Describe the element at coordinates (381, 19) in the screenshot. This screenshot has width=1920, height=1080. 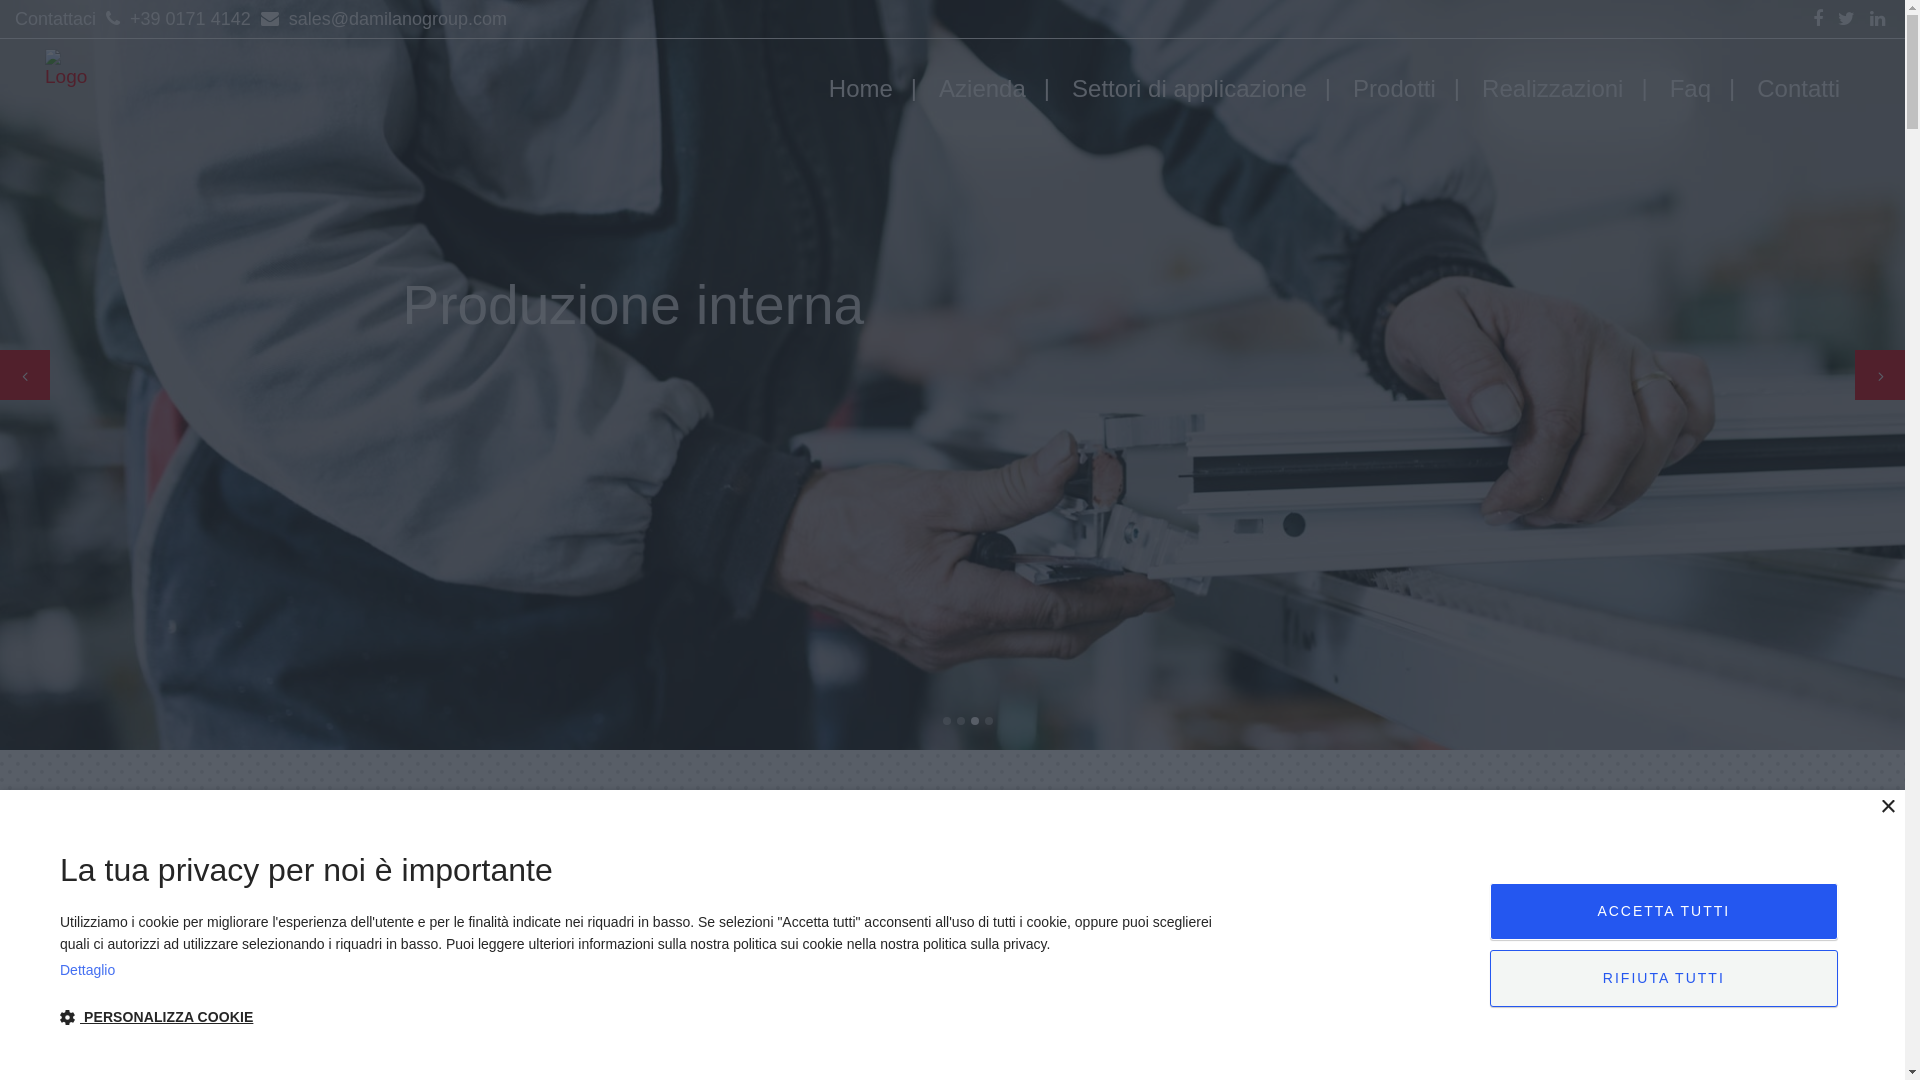
I see `'sales@damilanogroup.com'` at that location.